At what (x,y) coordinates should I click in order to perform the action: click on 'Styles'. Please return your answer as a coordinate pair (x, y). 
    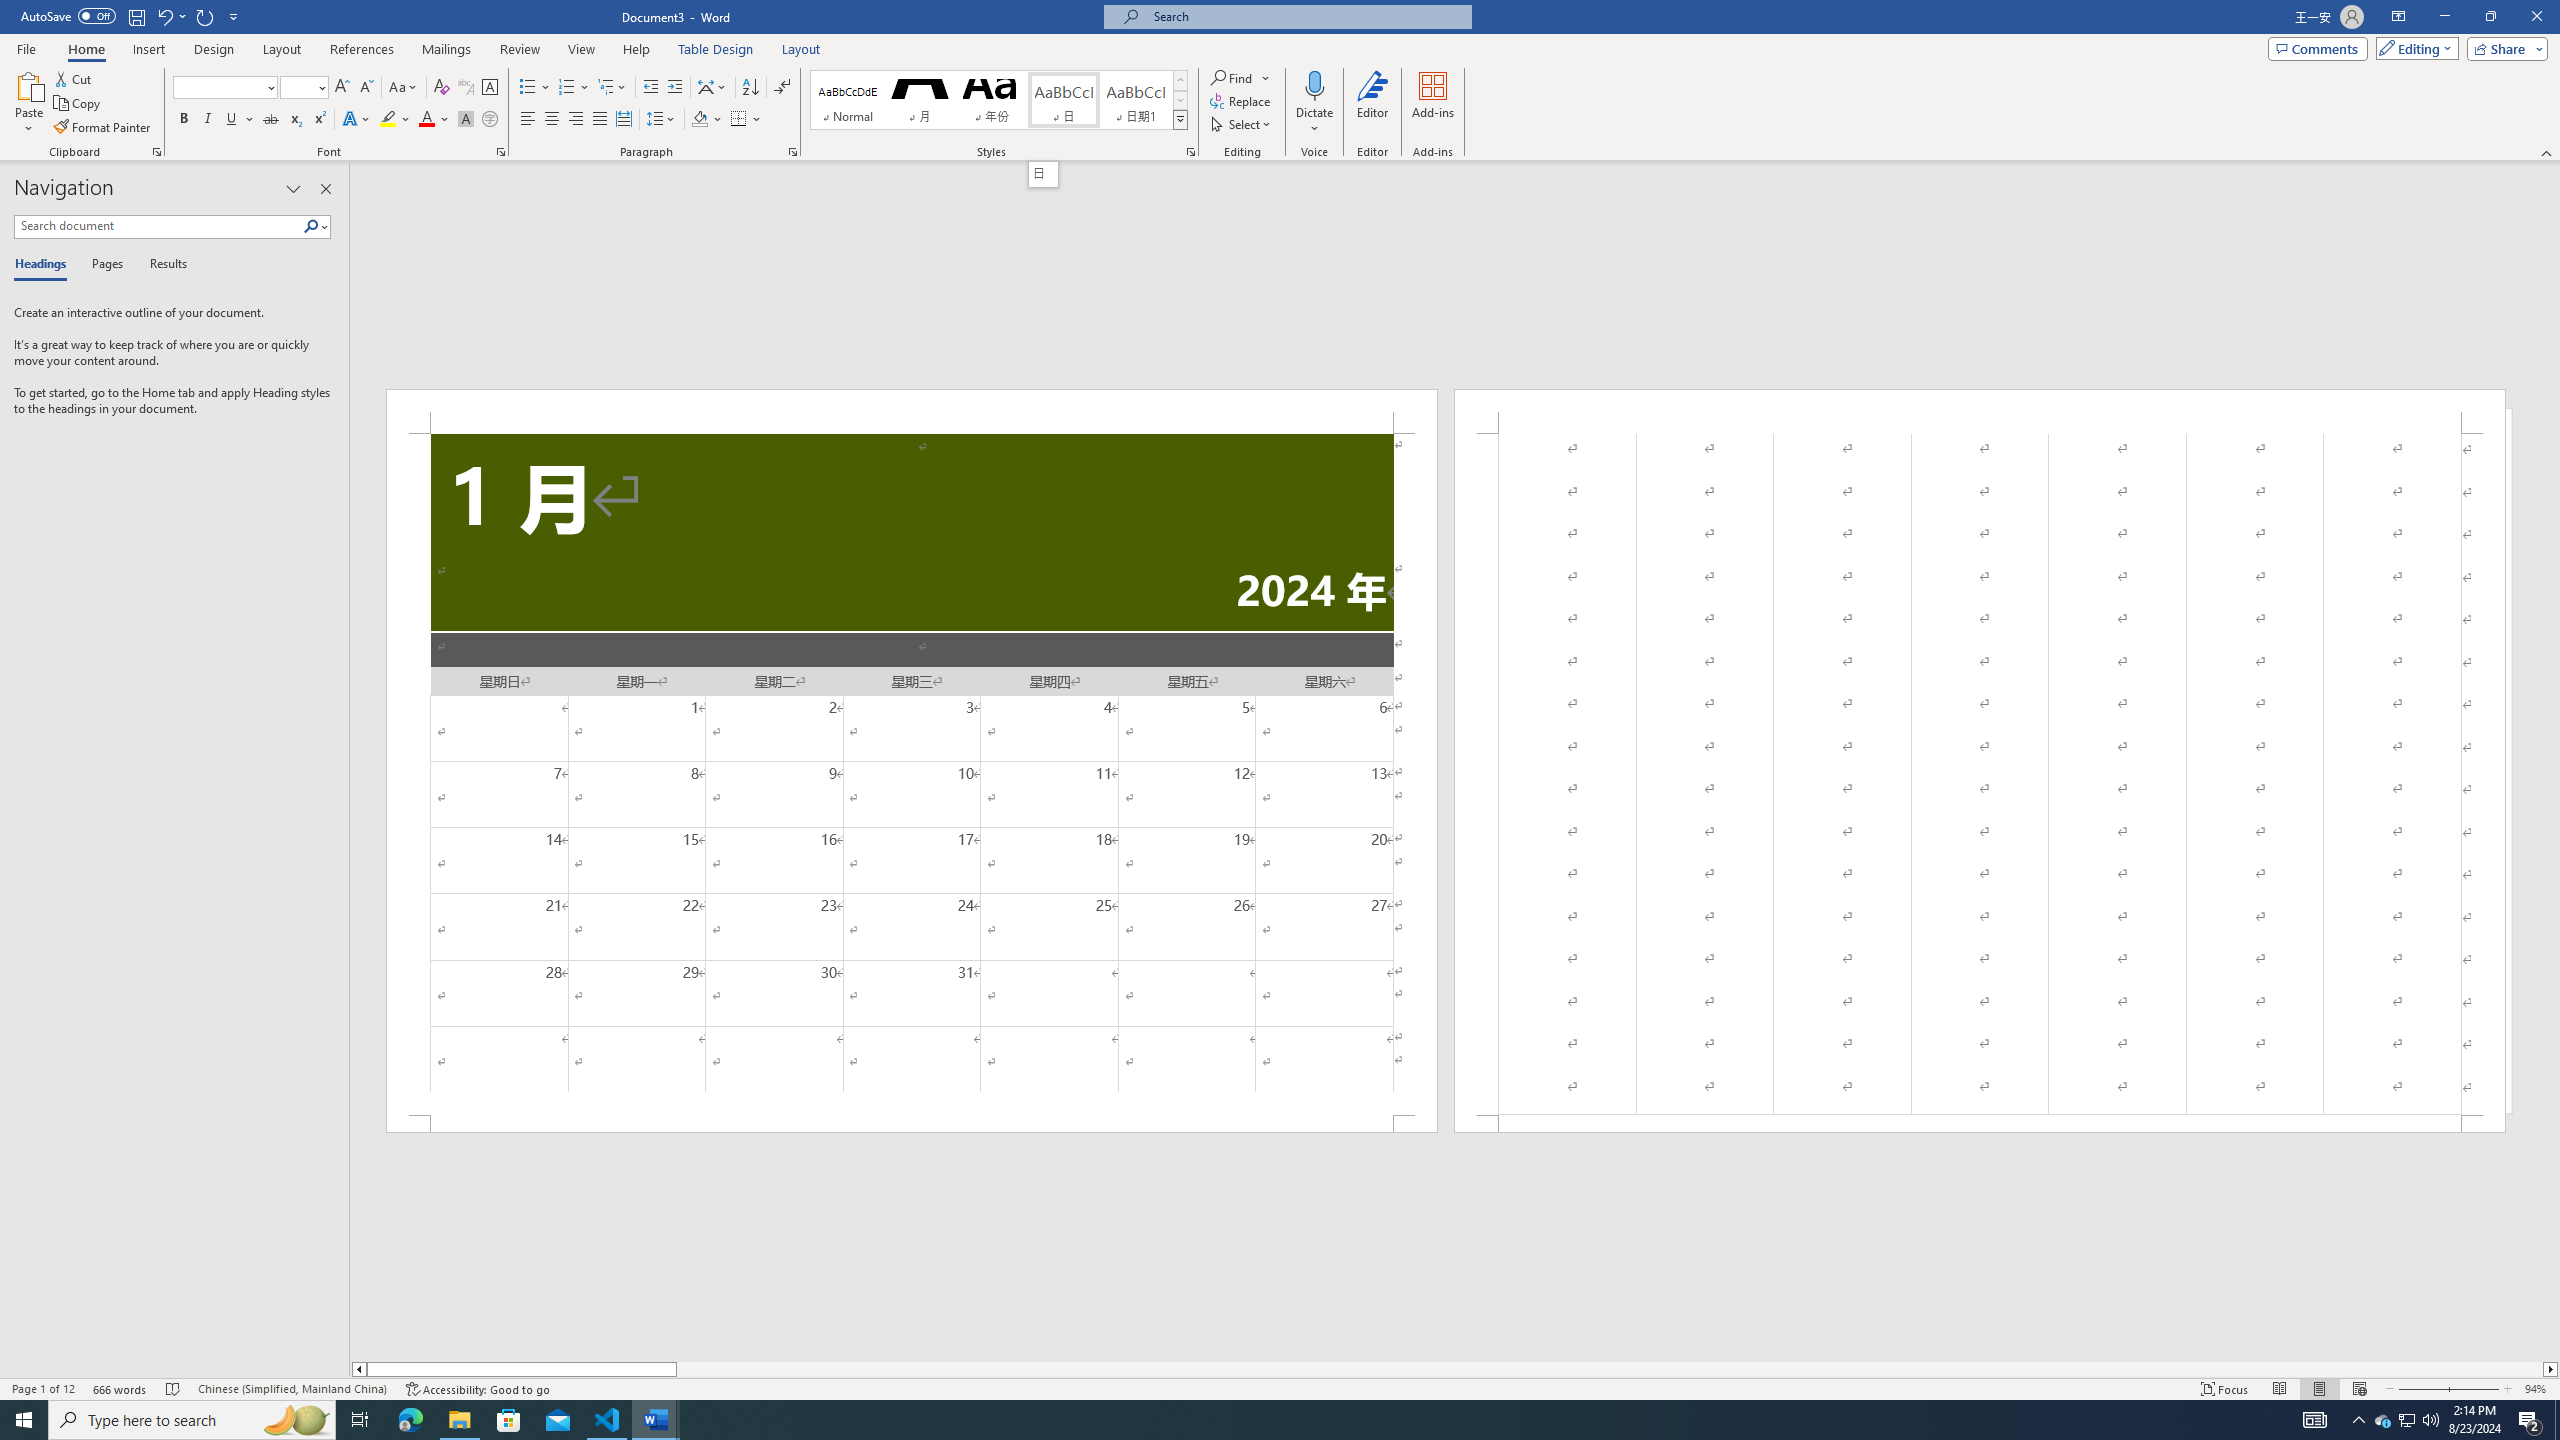
    Looking at the image, I should click on (1179, 118).